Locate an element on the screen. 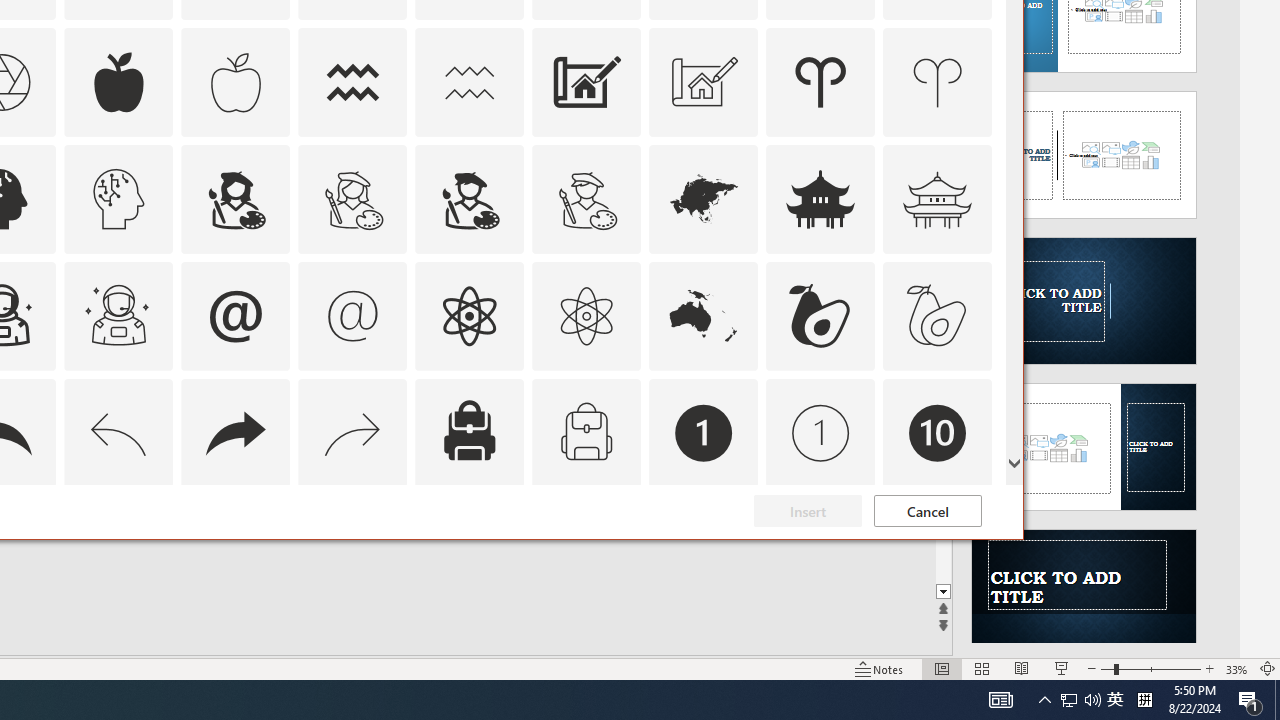  'AutomationID: Icons_Badge10' is located at coordinates (937, 431).